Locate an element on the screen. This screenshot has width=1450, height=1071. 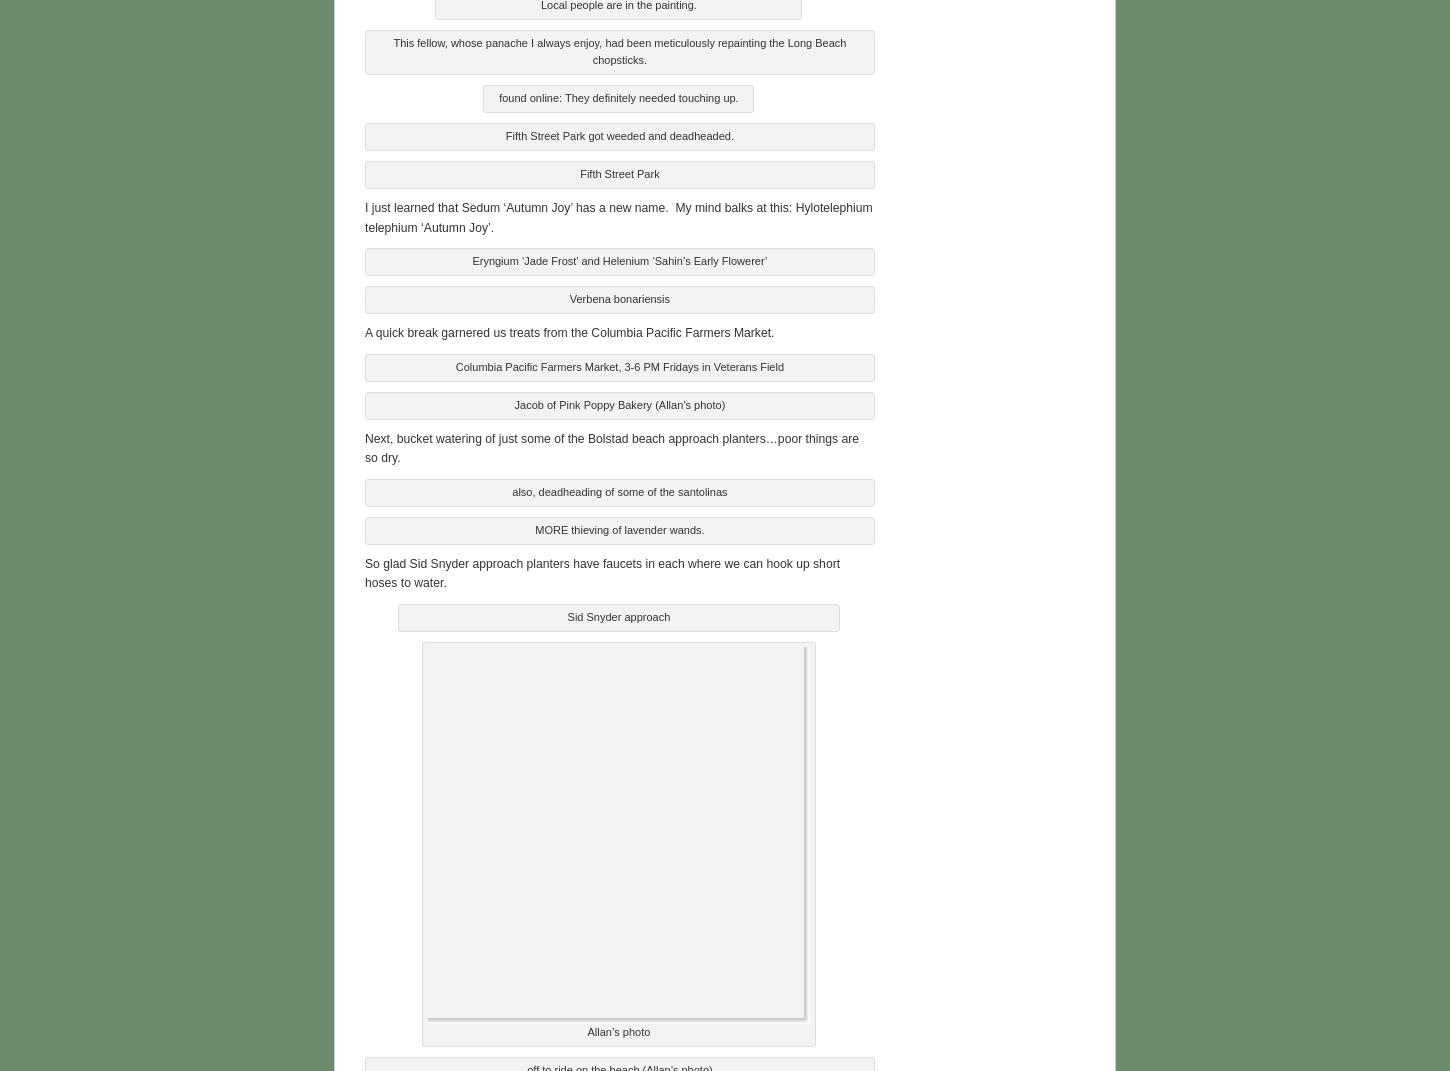
'Jacob of Pink Poppy Bakery (Allan’s photo)' is located at coordinates (618, 402).